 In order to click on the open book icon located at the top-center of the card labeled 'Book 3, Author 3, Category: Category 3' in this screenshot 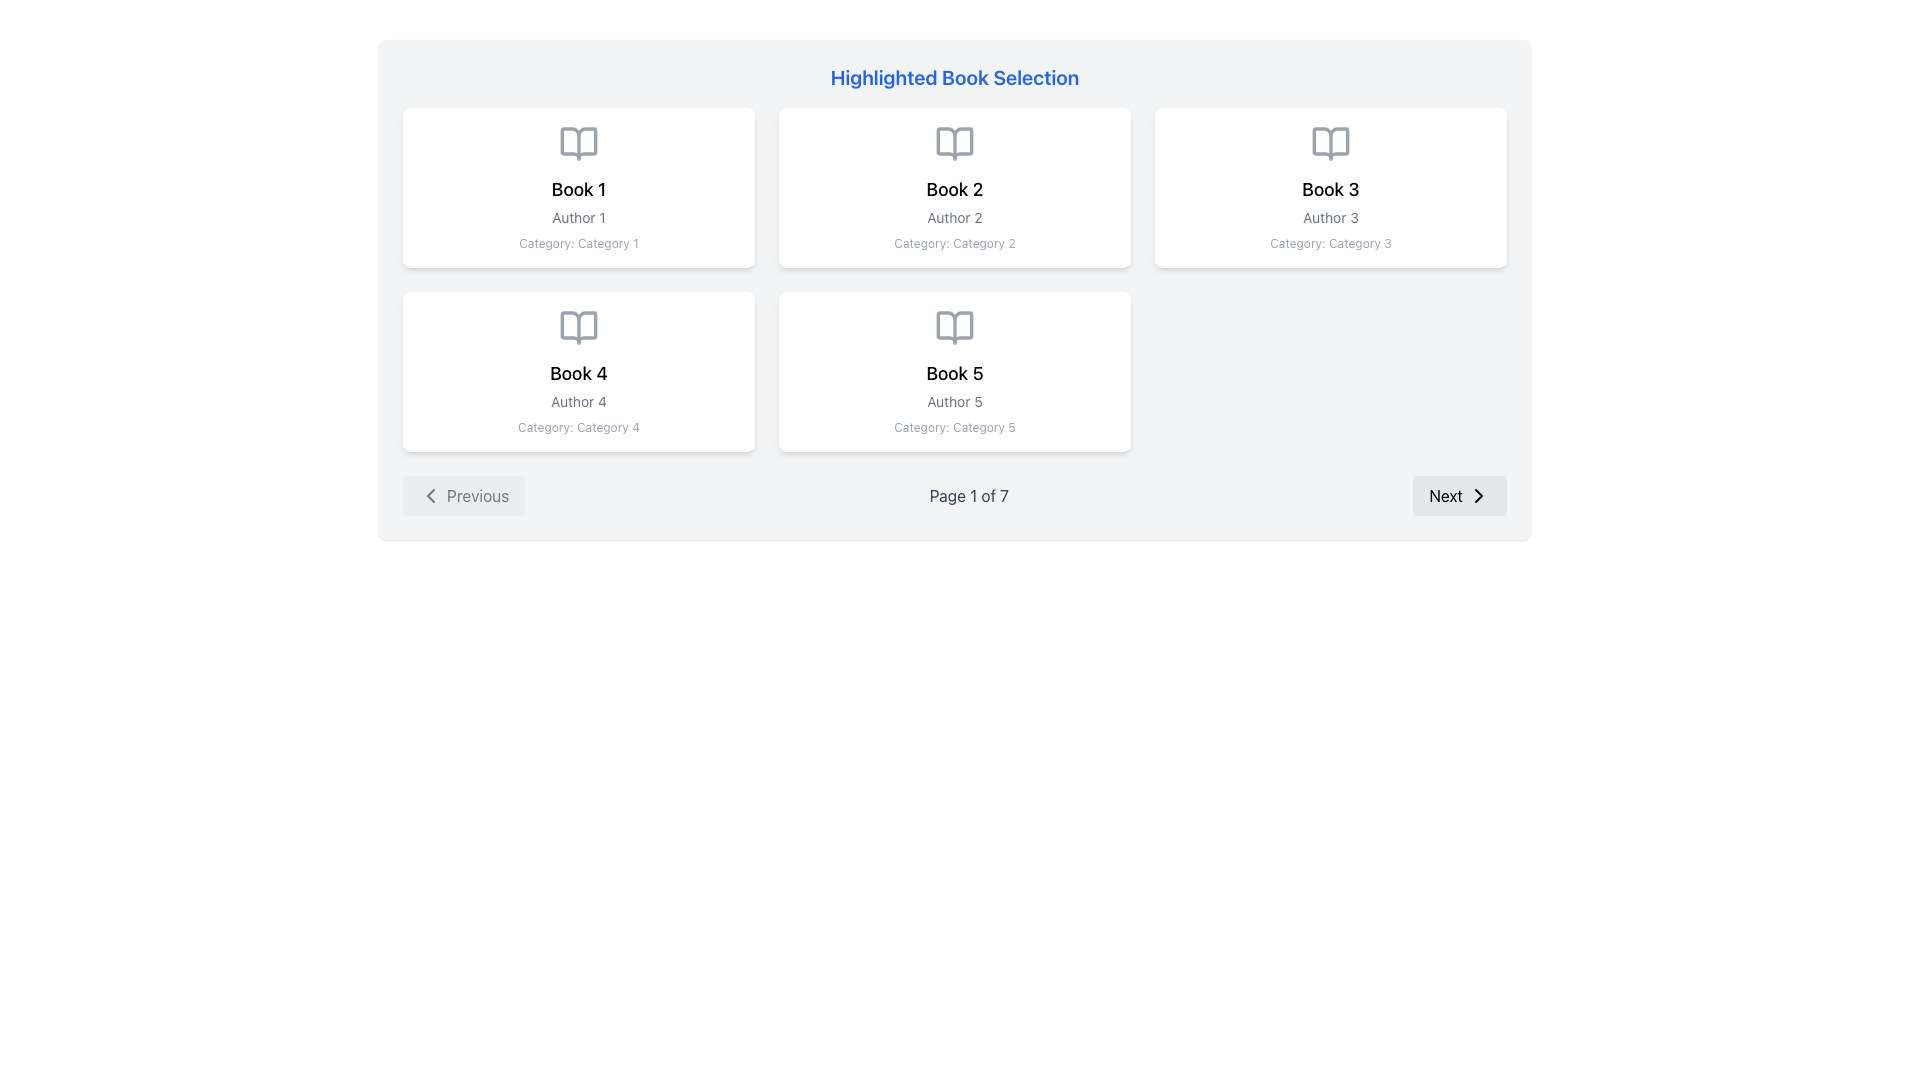, I will do `click(1330, 142)`.